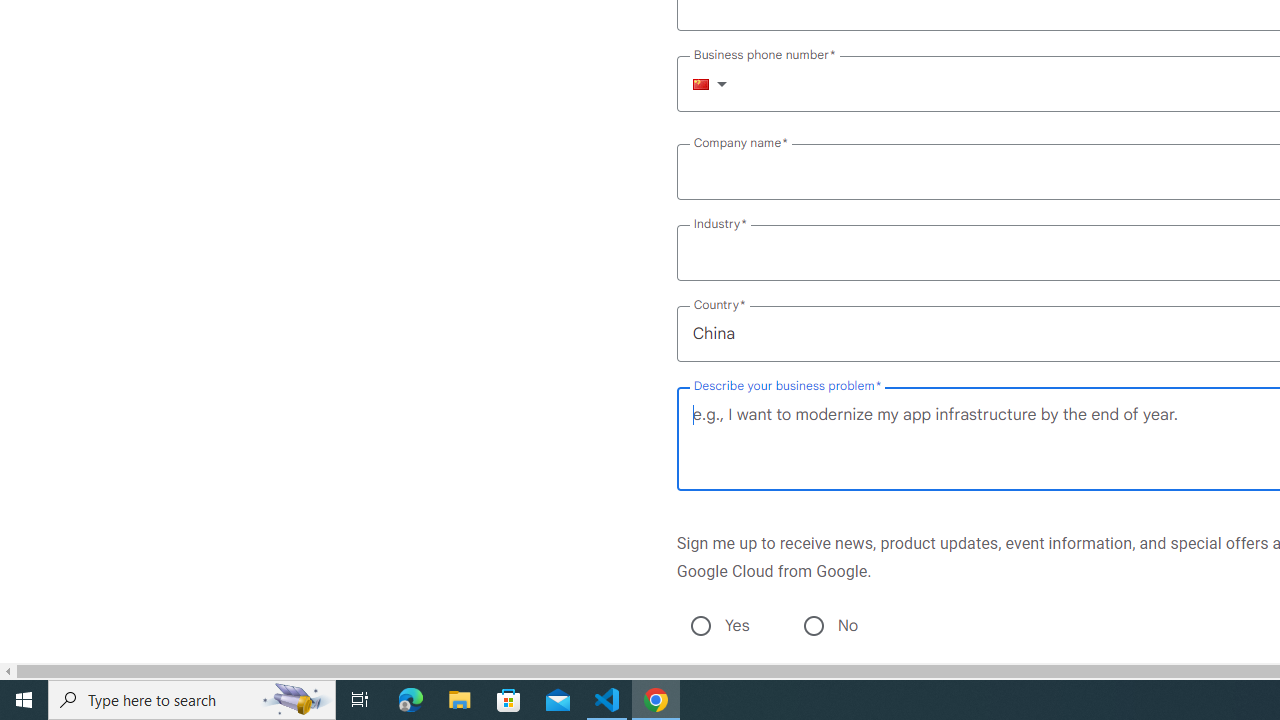 This screenshot has height=720, width=1280. I want to click on 'No', so click(813, 625).